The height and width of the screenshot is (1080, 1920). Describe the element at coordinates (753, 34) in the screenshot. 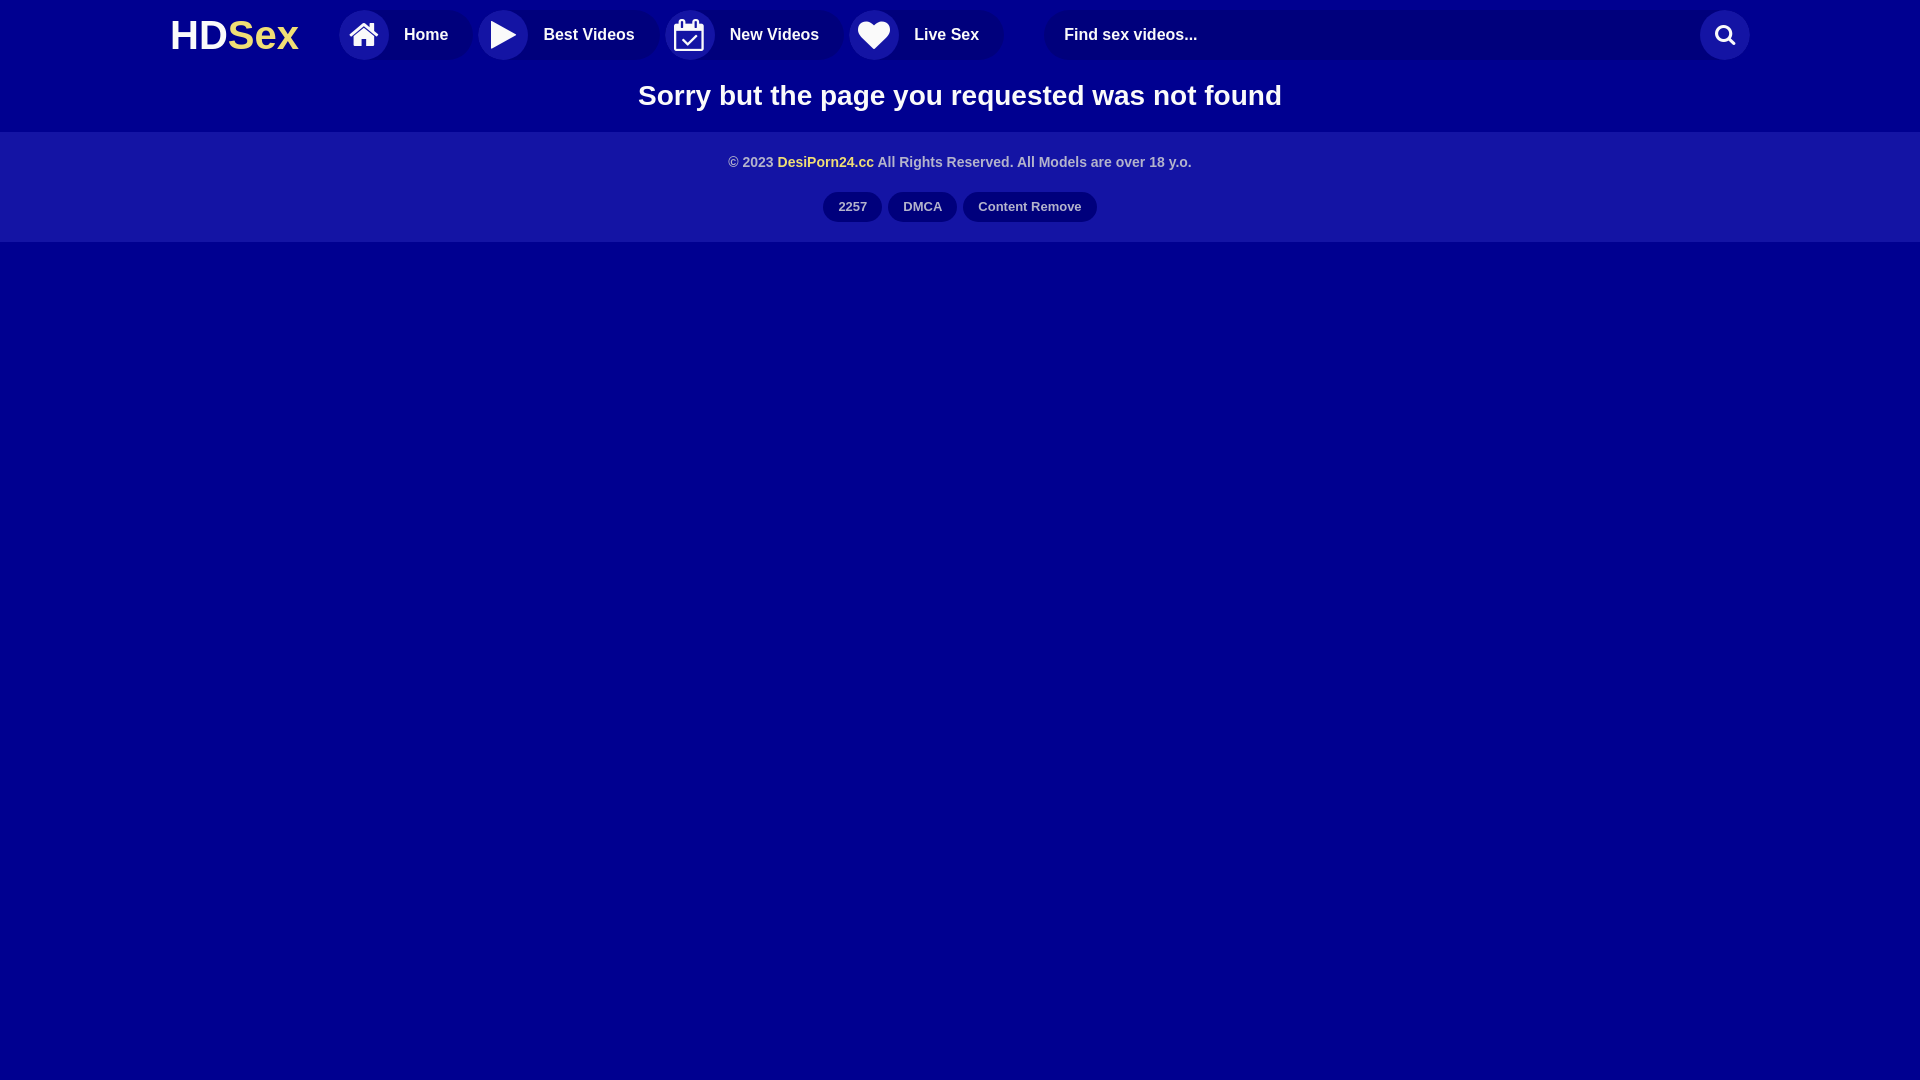

I see `'New Videos'` at that location.